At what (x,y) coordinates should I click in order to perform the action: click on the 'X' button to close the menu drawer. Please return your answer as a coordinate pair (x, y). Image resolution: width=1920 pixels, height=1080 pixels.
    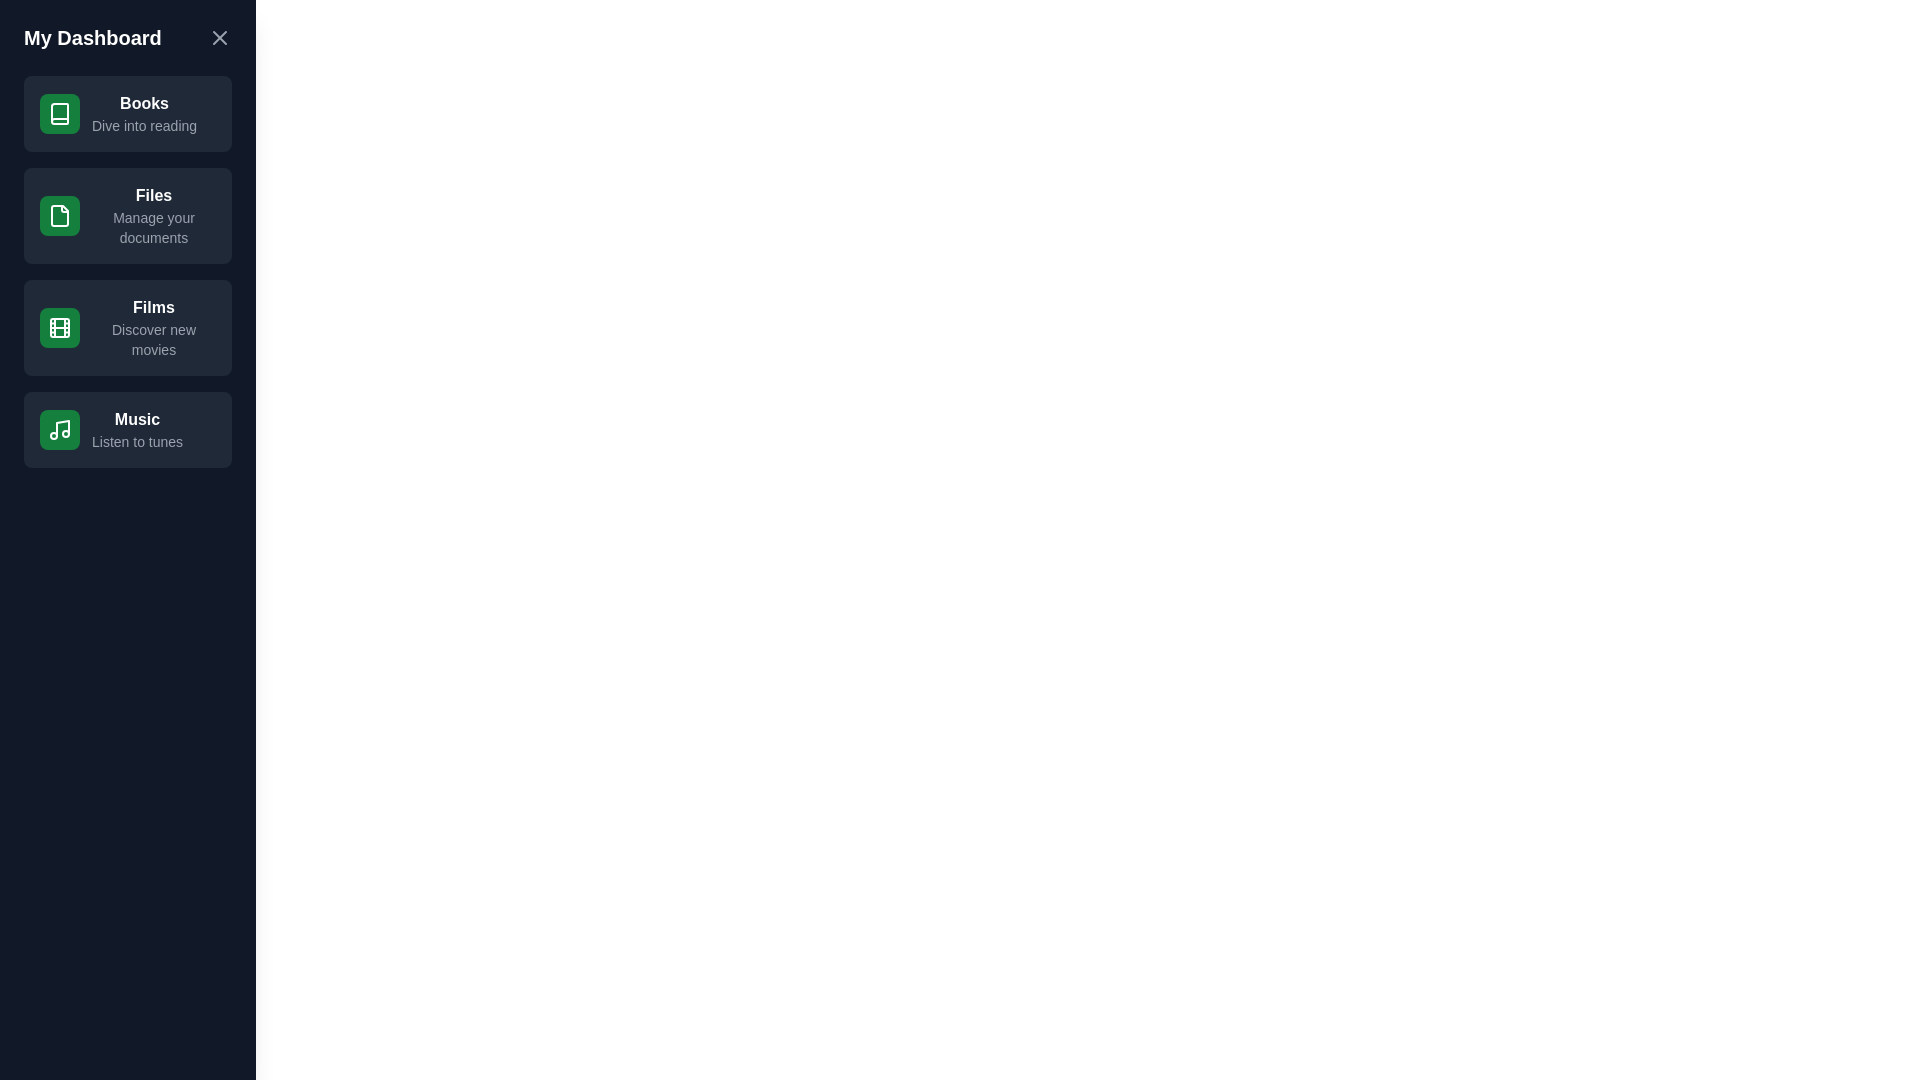
    Looking at the image, I should click on (220, 38).